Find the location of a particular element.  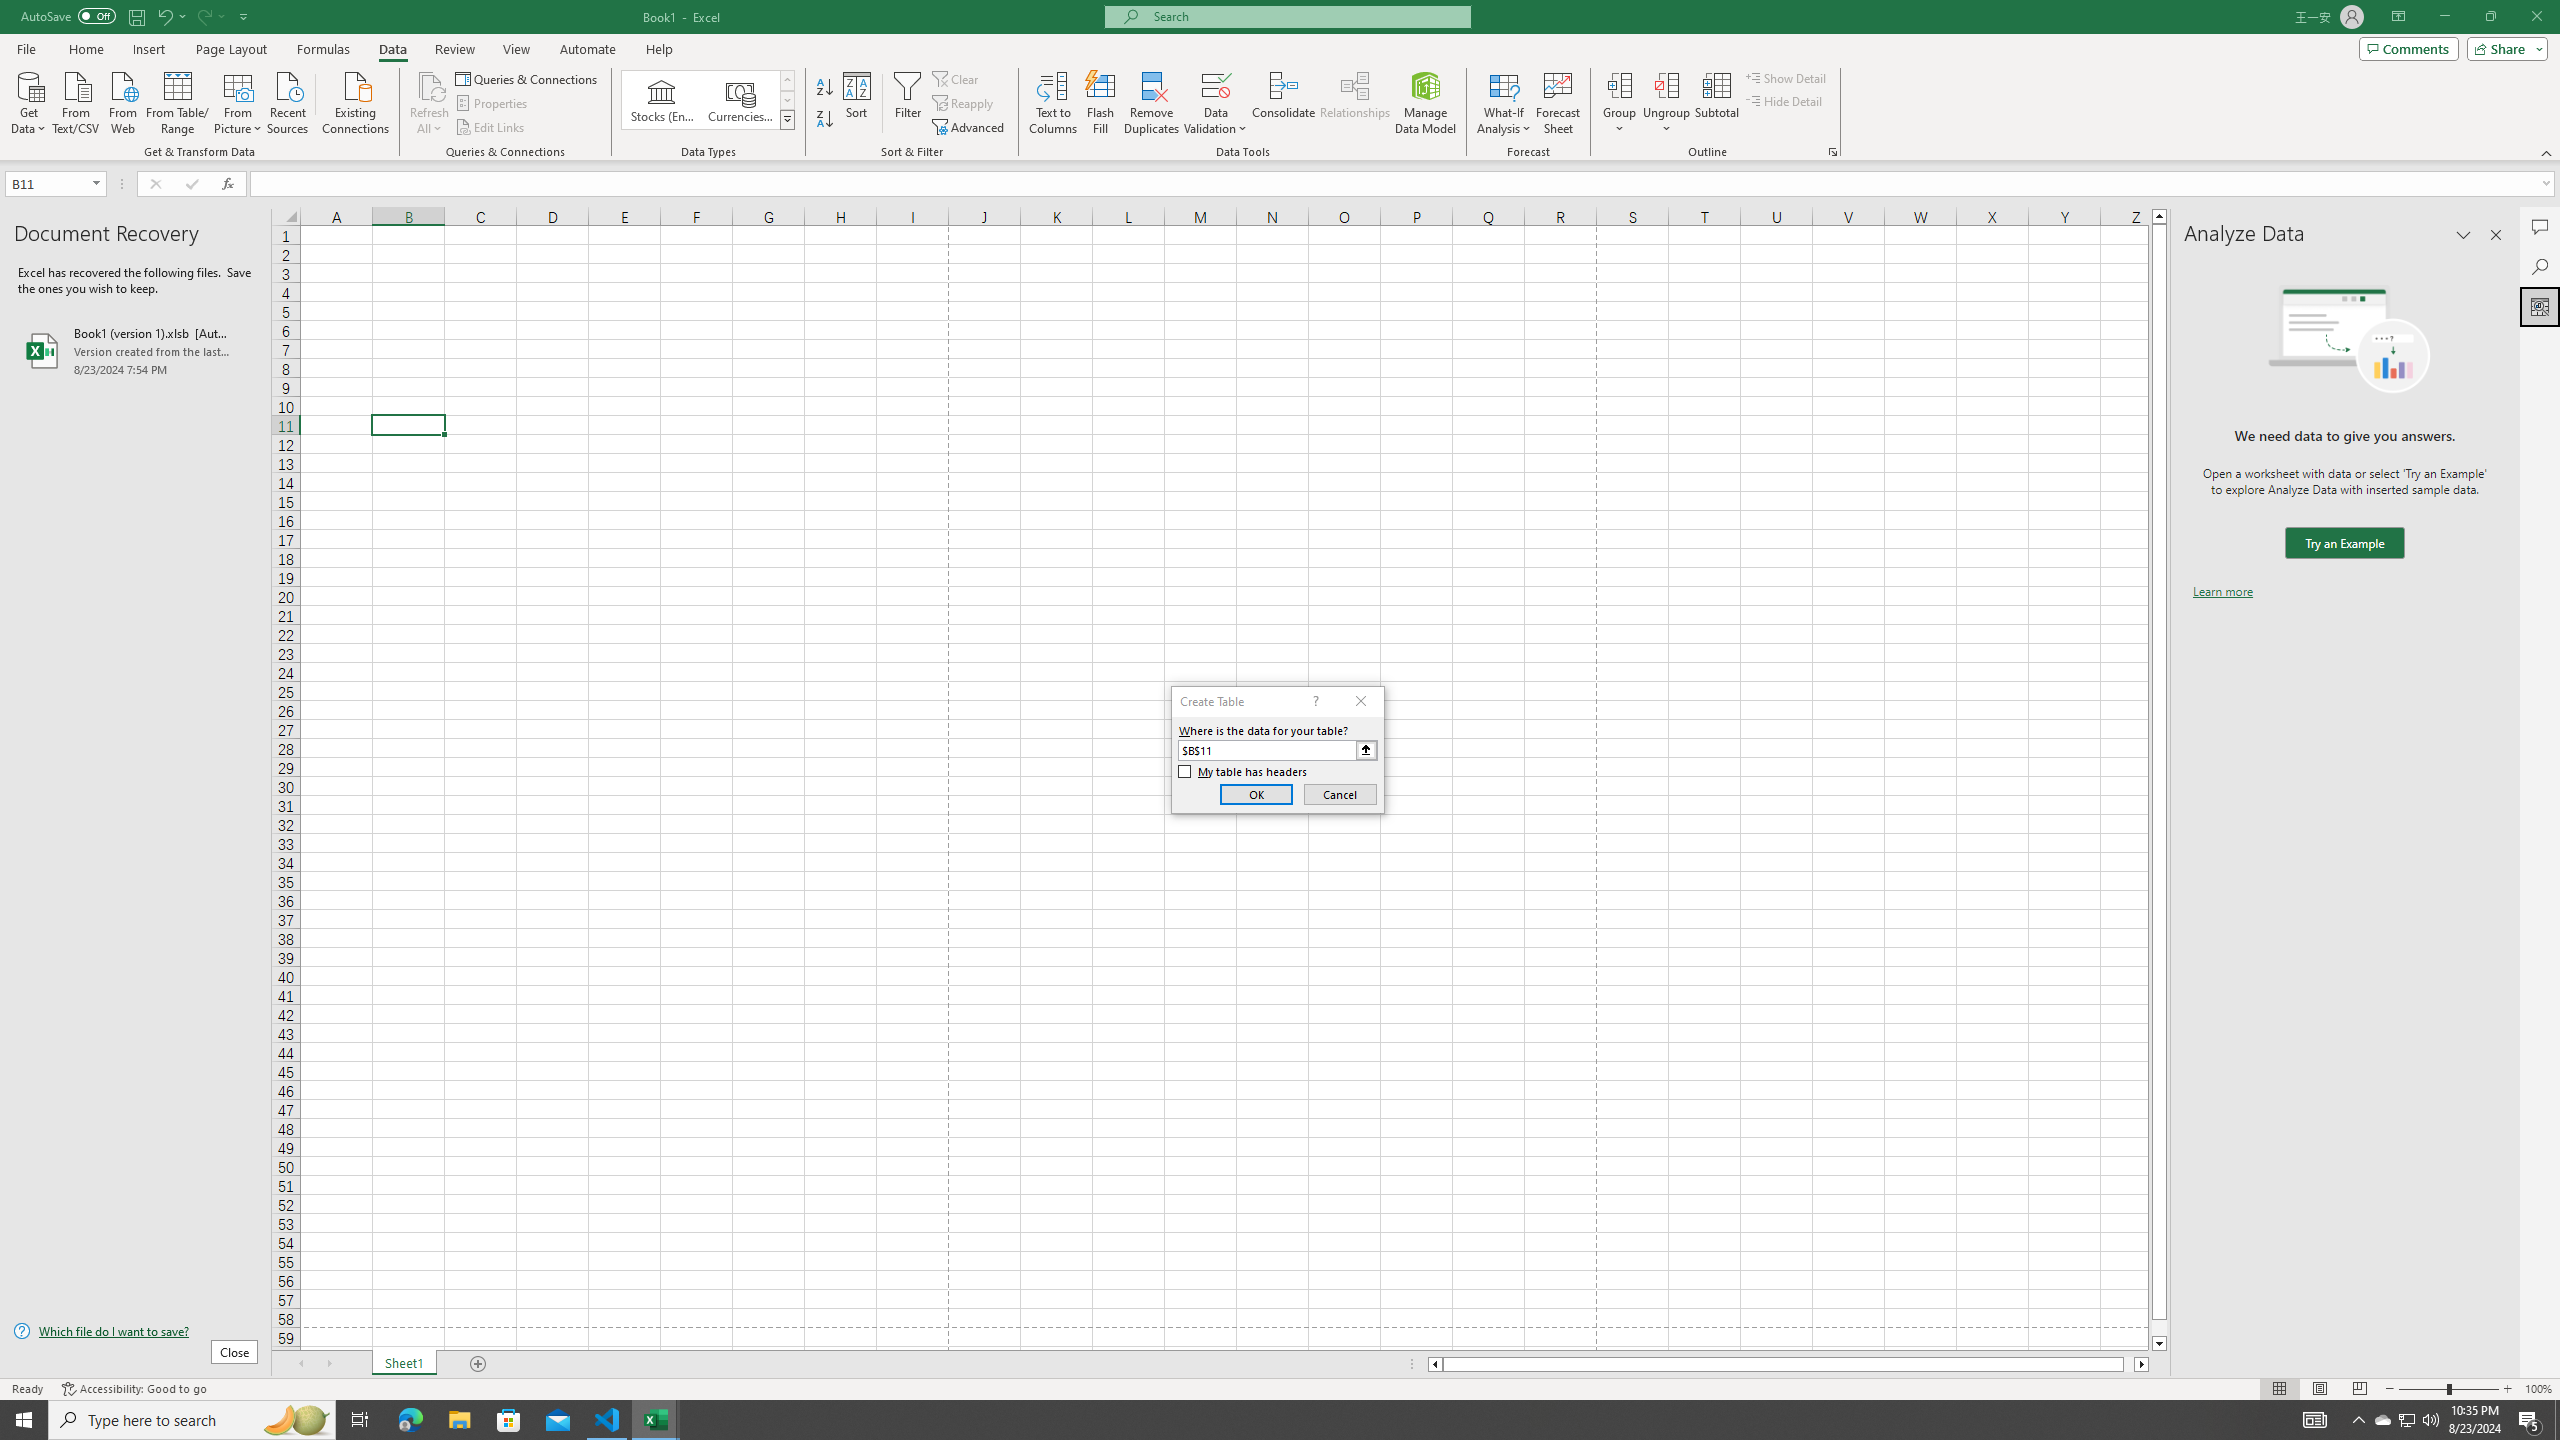

'Name Box' is located at coordinates (48, 183).